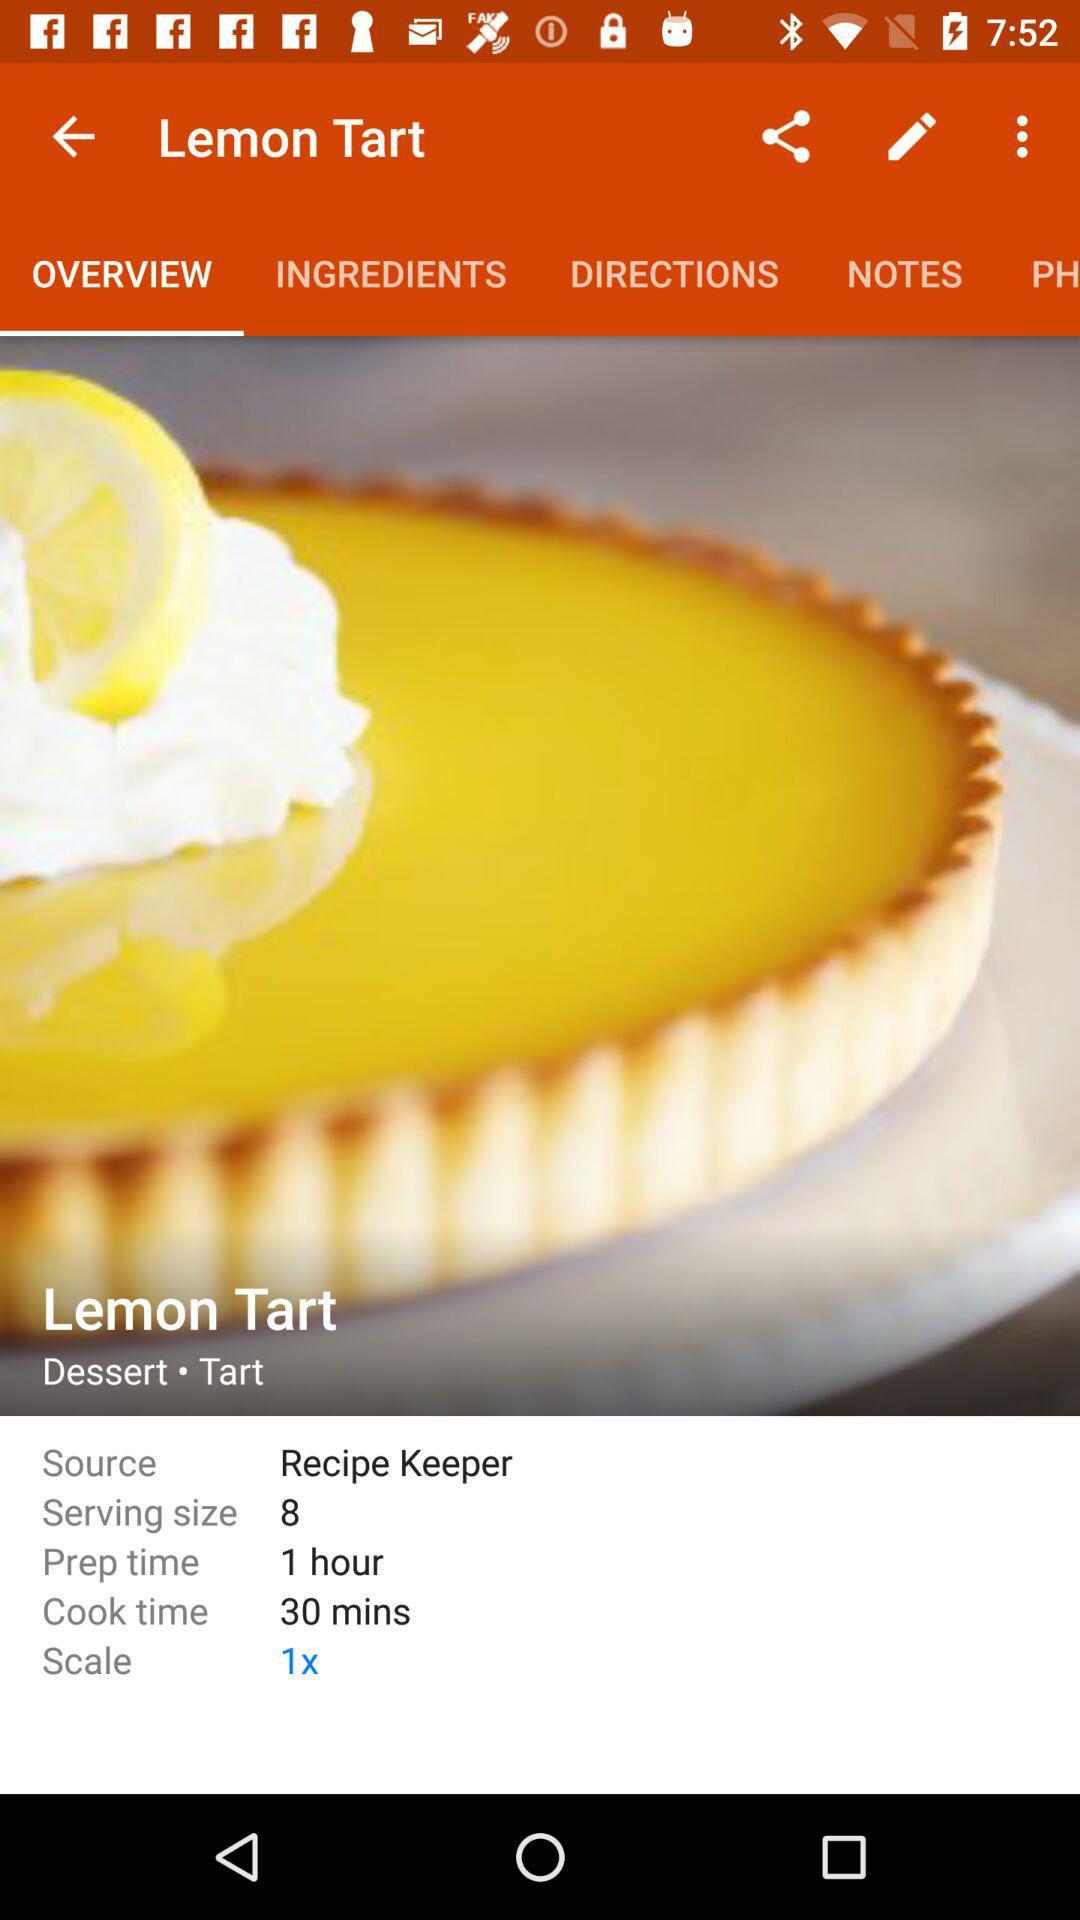 The width and height of the screenshot is (1080, 1920). What do you see at coordinates (637, 1659) in the screenshot?
I see `the item below the 30 mins` at bounding box center [637, 1659].